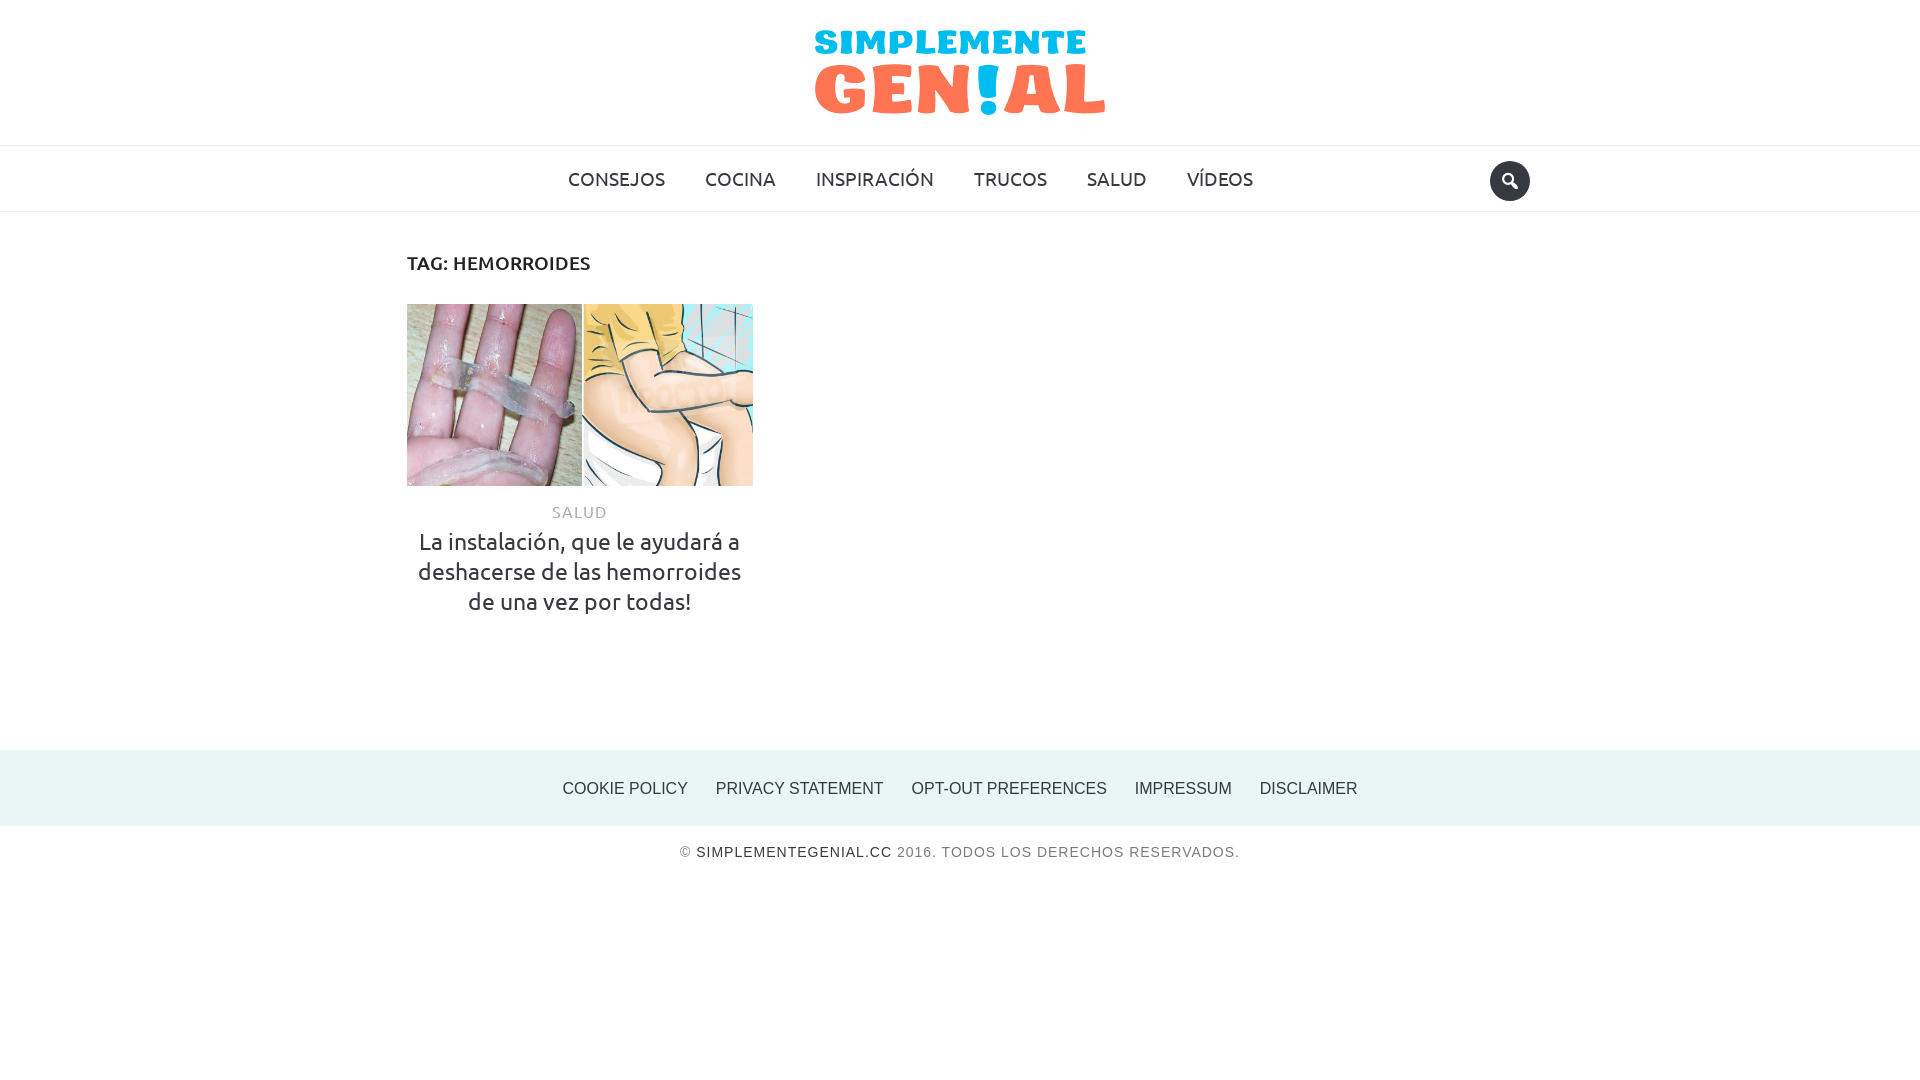 This screenshot has height=1080, width=1920. Describe the element at coordinates (1489, 181) in the screenshot. I see `'Buscar'` at that location.